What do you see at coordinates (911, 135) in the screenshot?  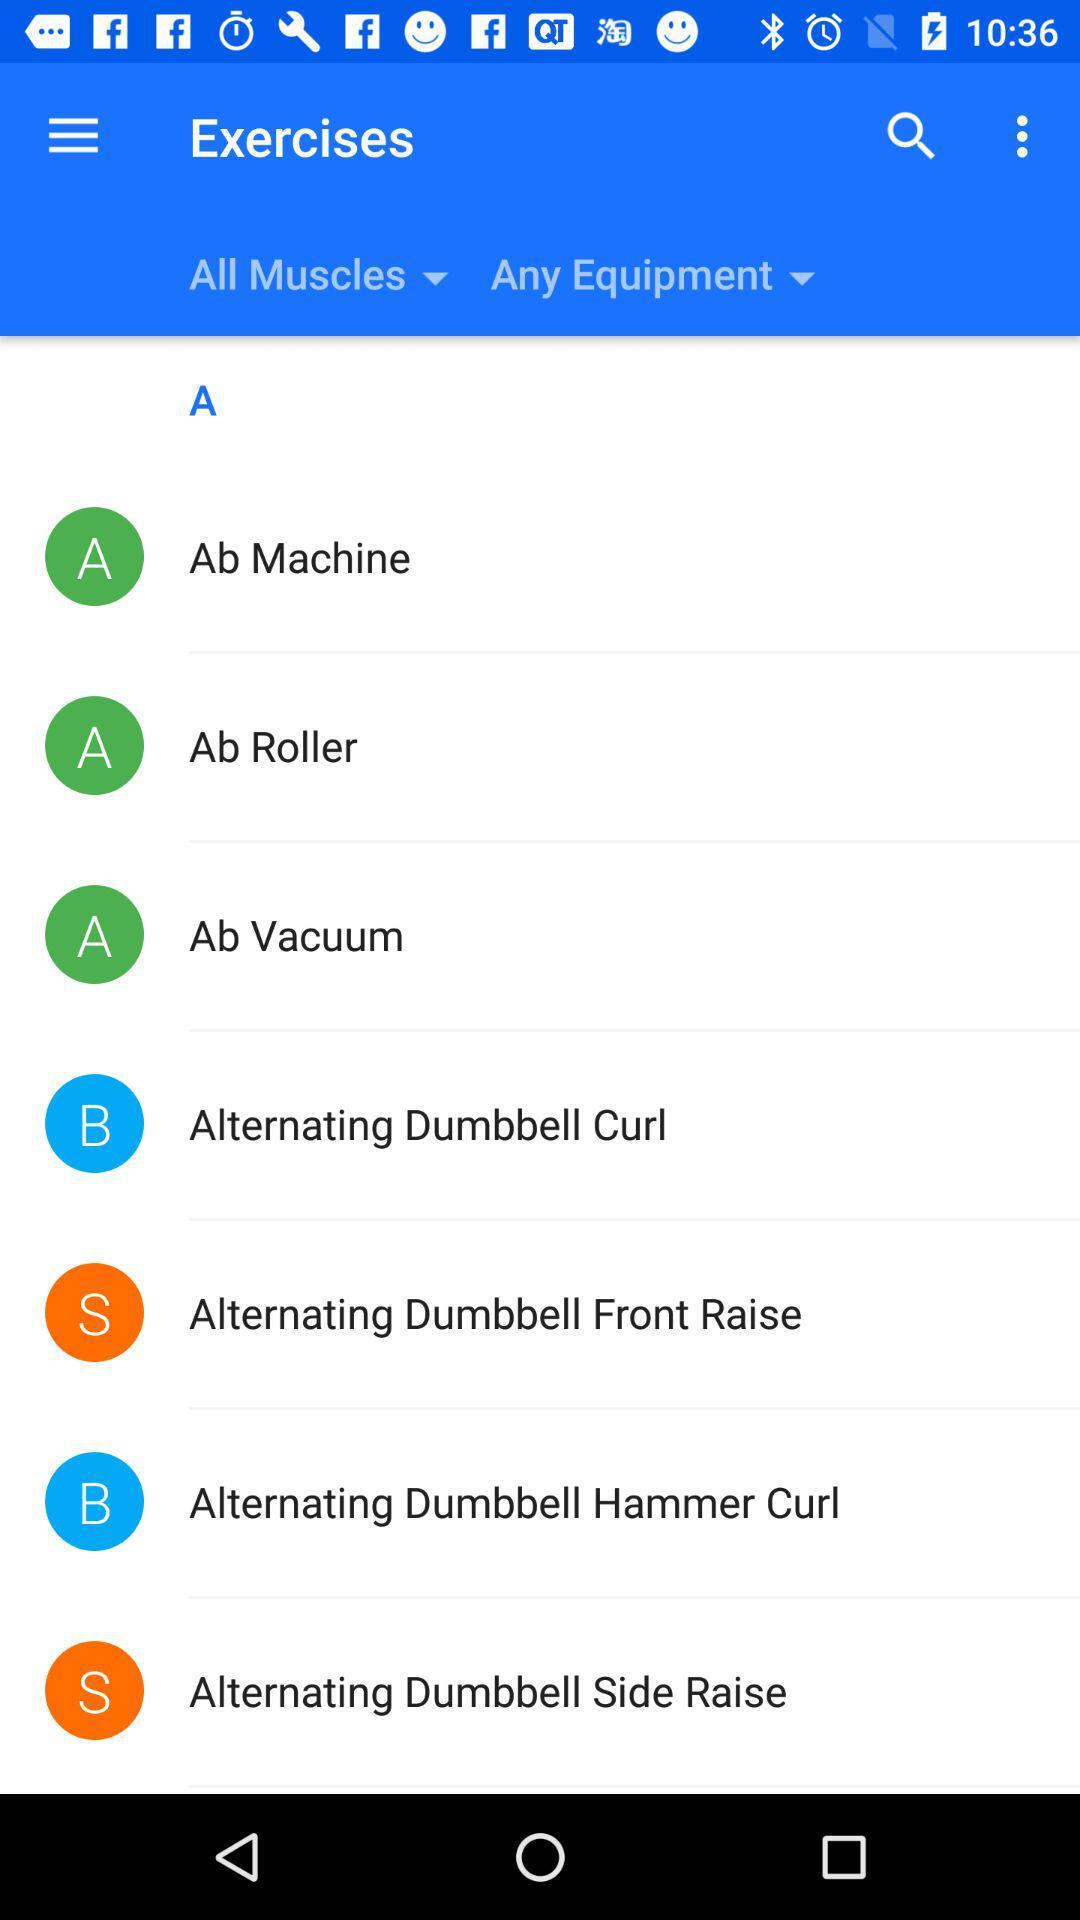 I see `the item to the right of exercises item` at bounding box center [911, 135].